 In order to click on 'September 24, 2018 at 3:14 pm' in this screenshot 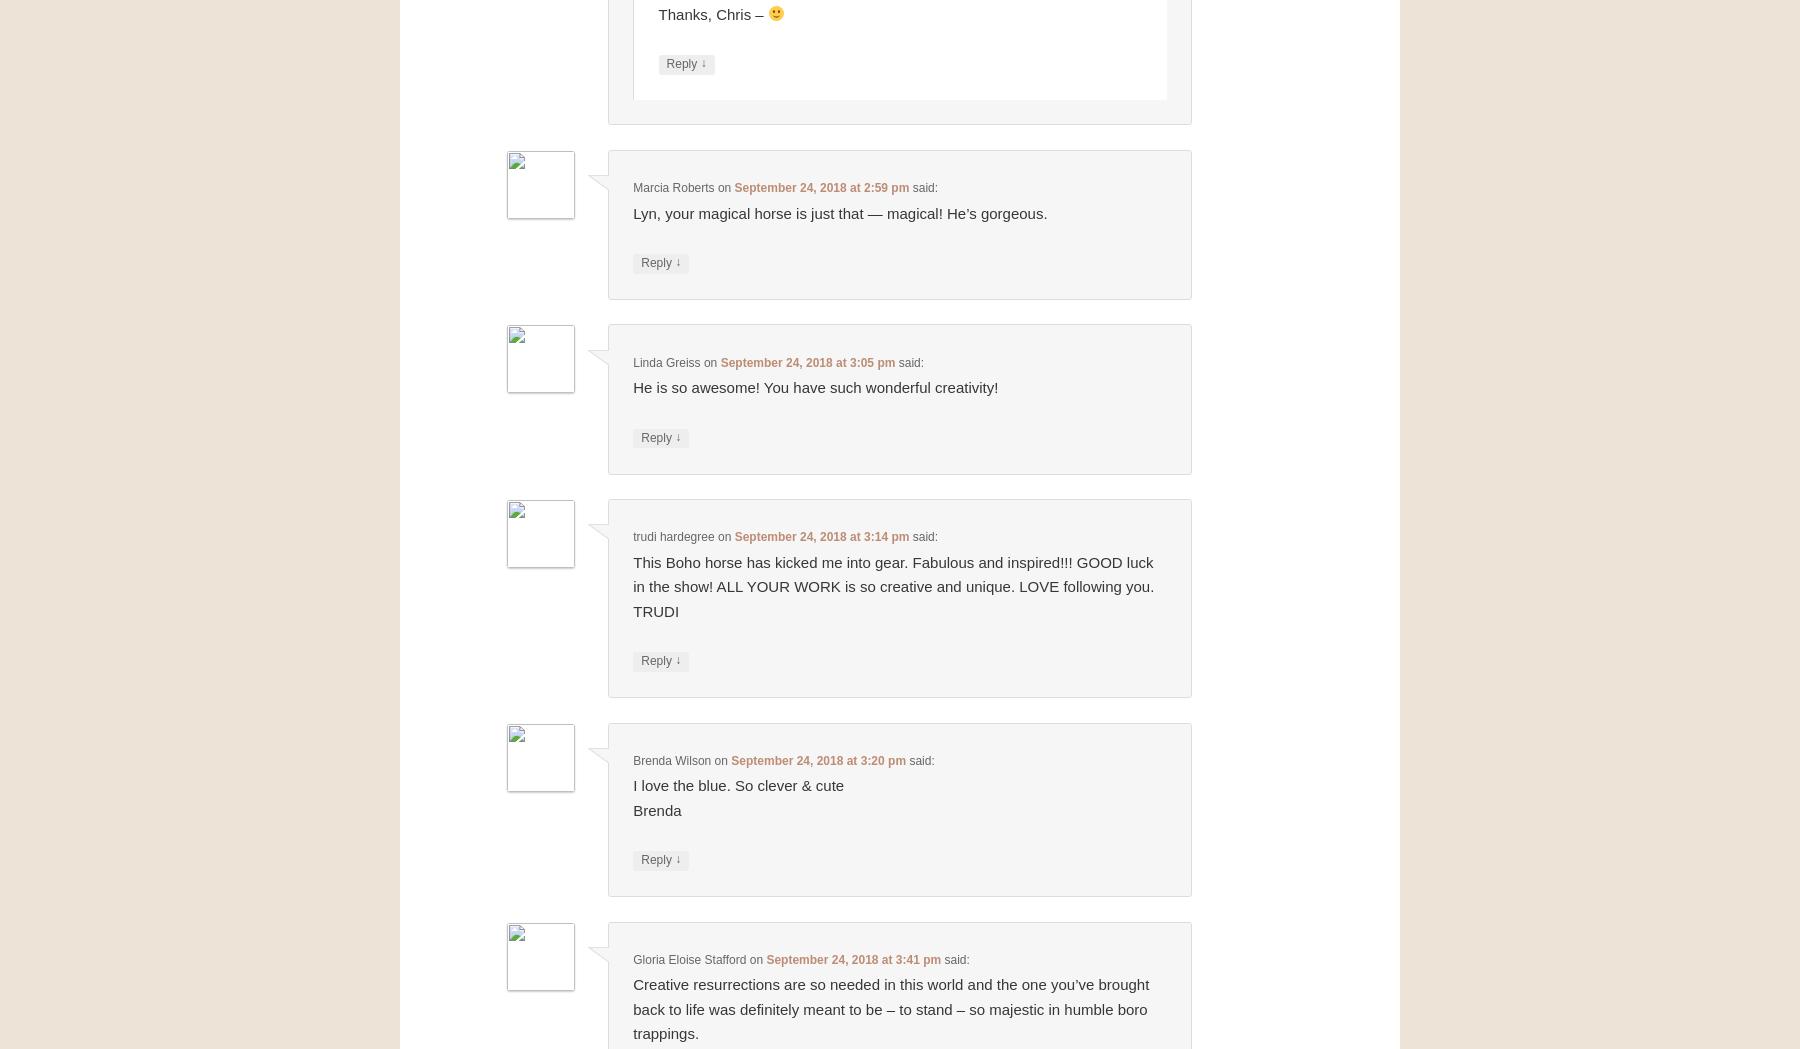, I will do `click(821, 536)`.